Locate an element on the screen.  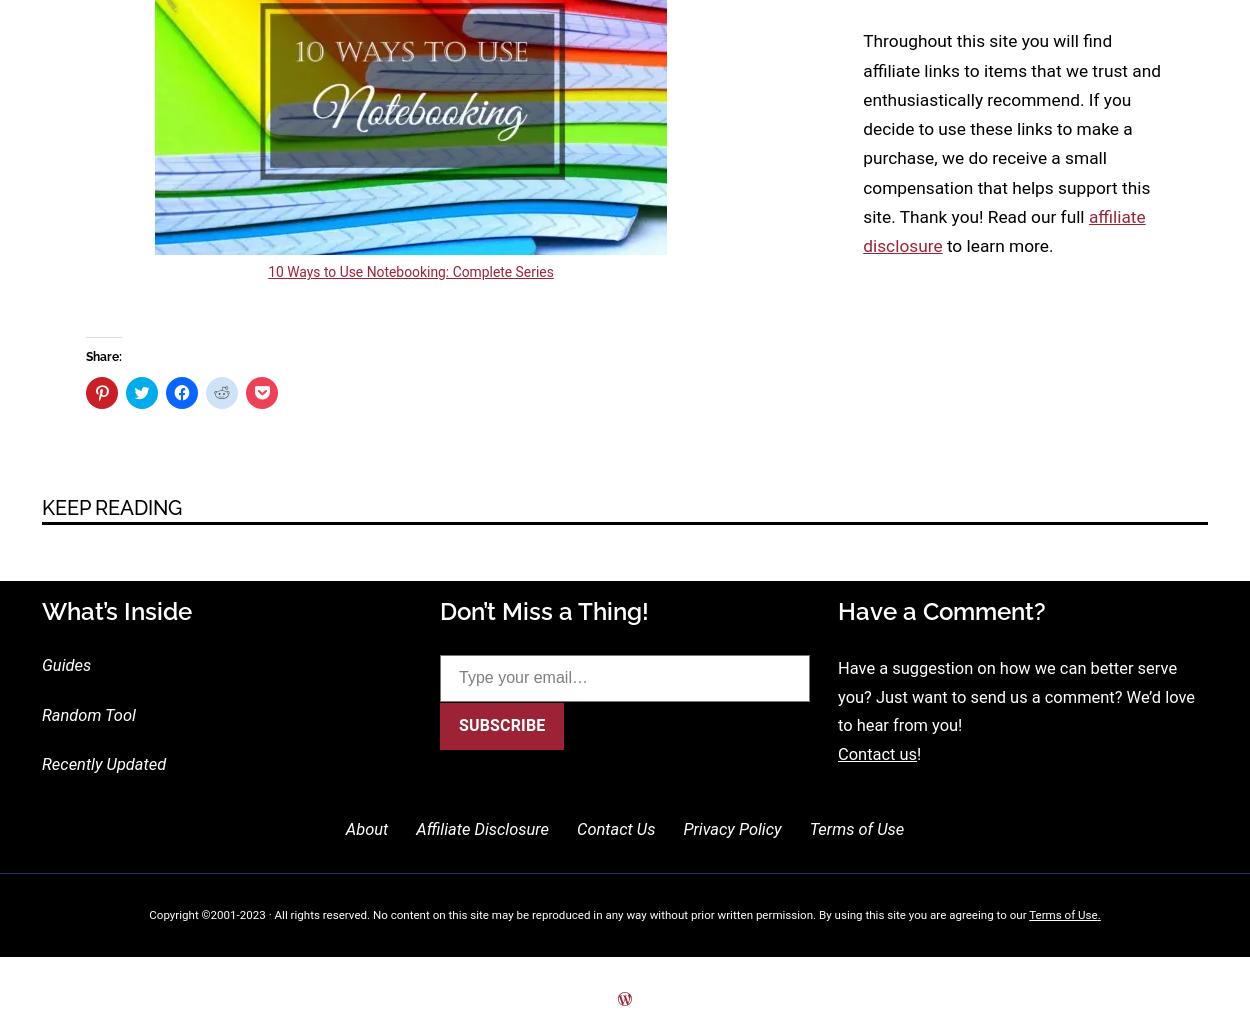
'Copyright ©2001-2023 · All rights reserved. No content on this site may be reproduced in any way without prior written permission. By using this site you are agreeing to our' is located at coordinates (588, 913).